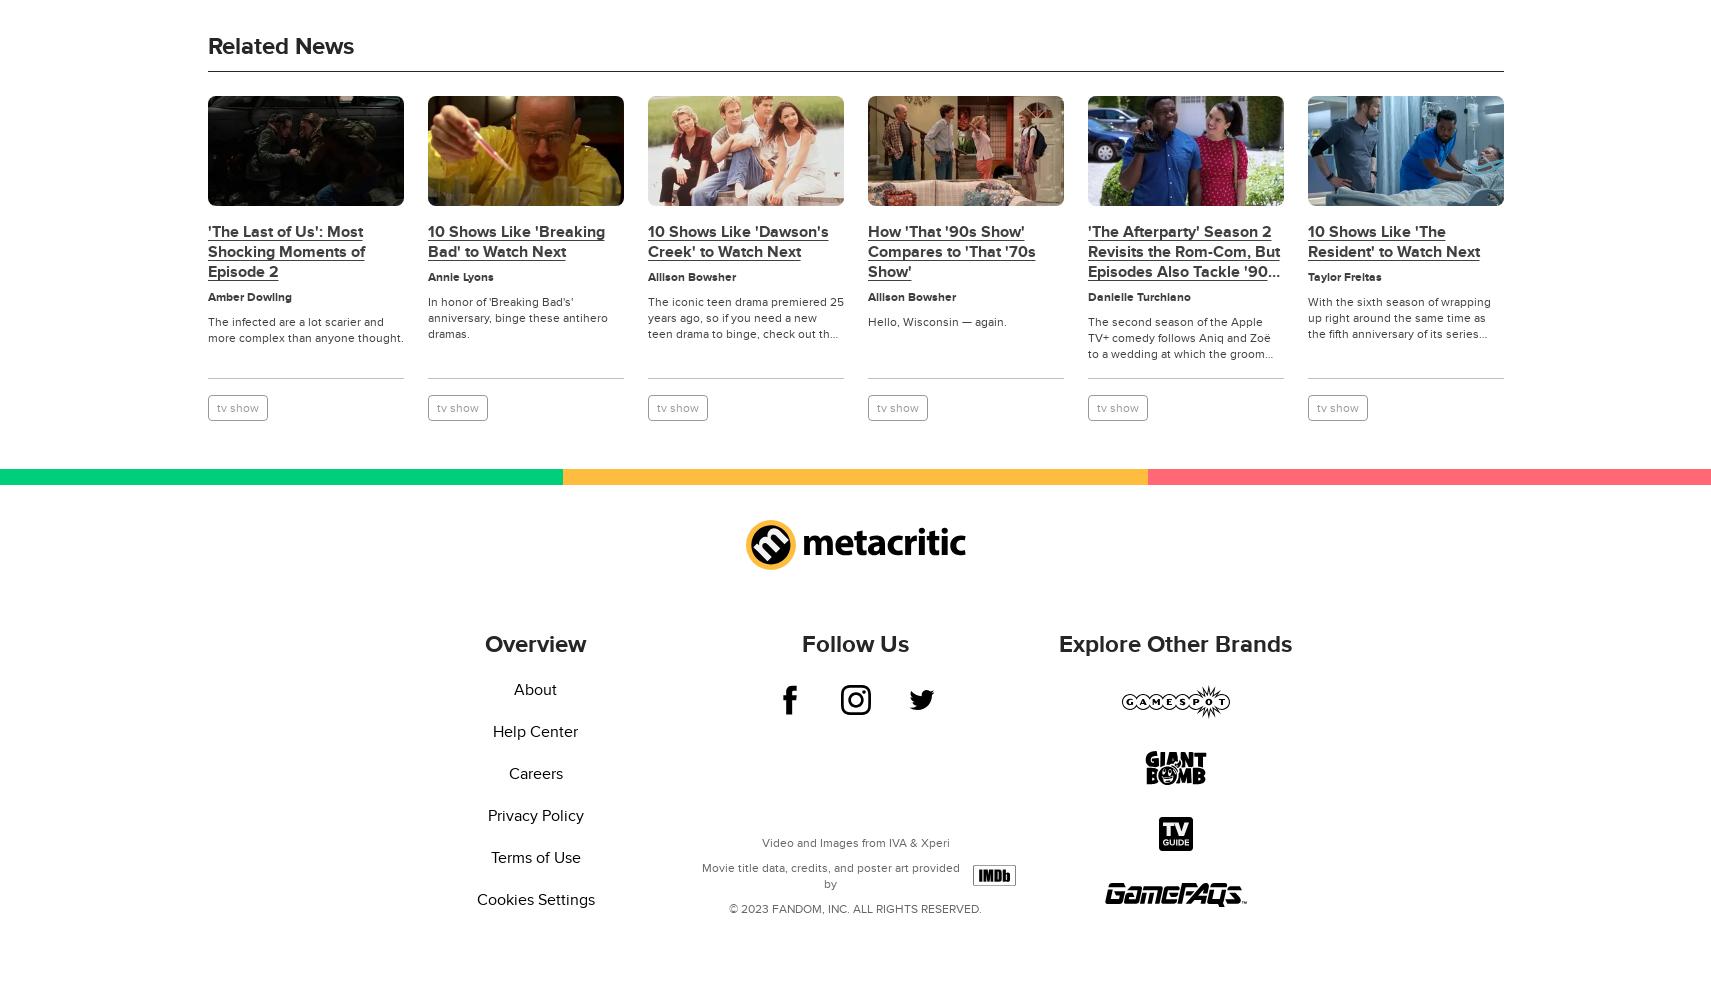 This screenshot has width=1711, height=997. What do you see at coordinates (535, 688) in the screenshot?
I see `'About'` at bounding box center [535, 688].